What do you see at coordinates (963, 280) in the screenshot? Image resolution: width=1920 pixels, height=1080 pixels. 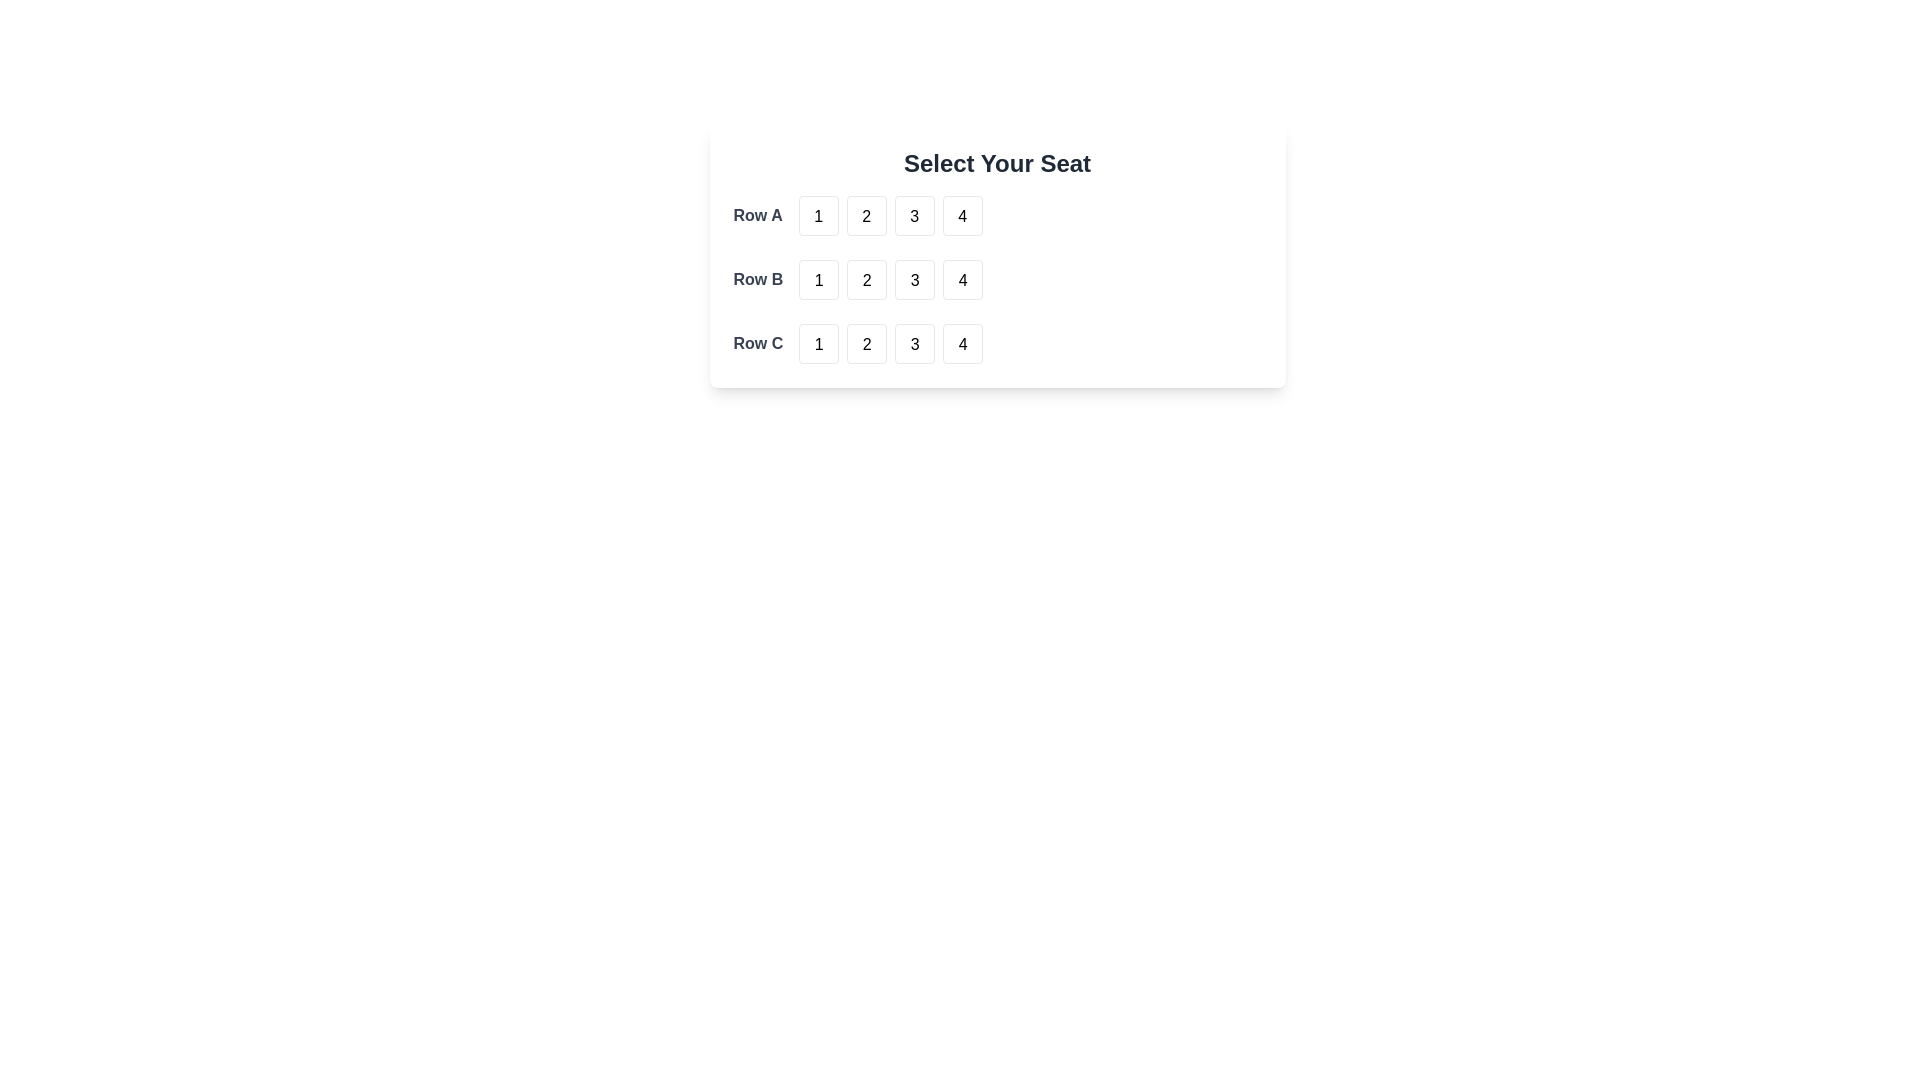 I see `the fourth button in Row B to trigger hover effects` at bounding box center [963, 280].